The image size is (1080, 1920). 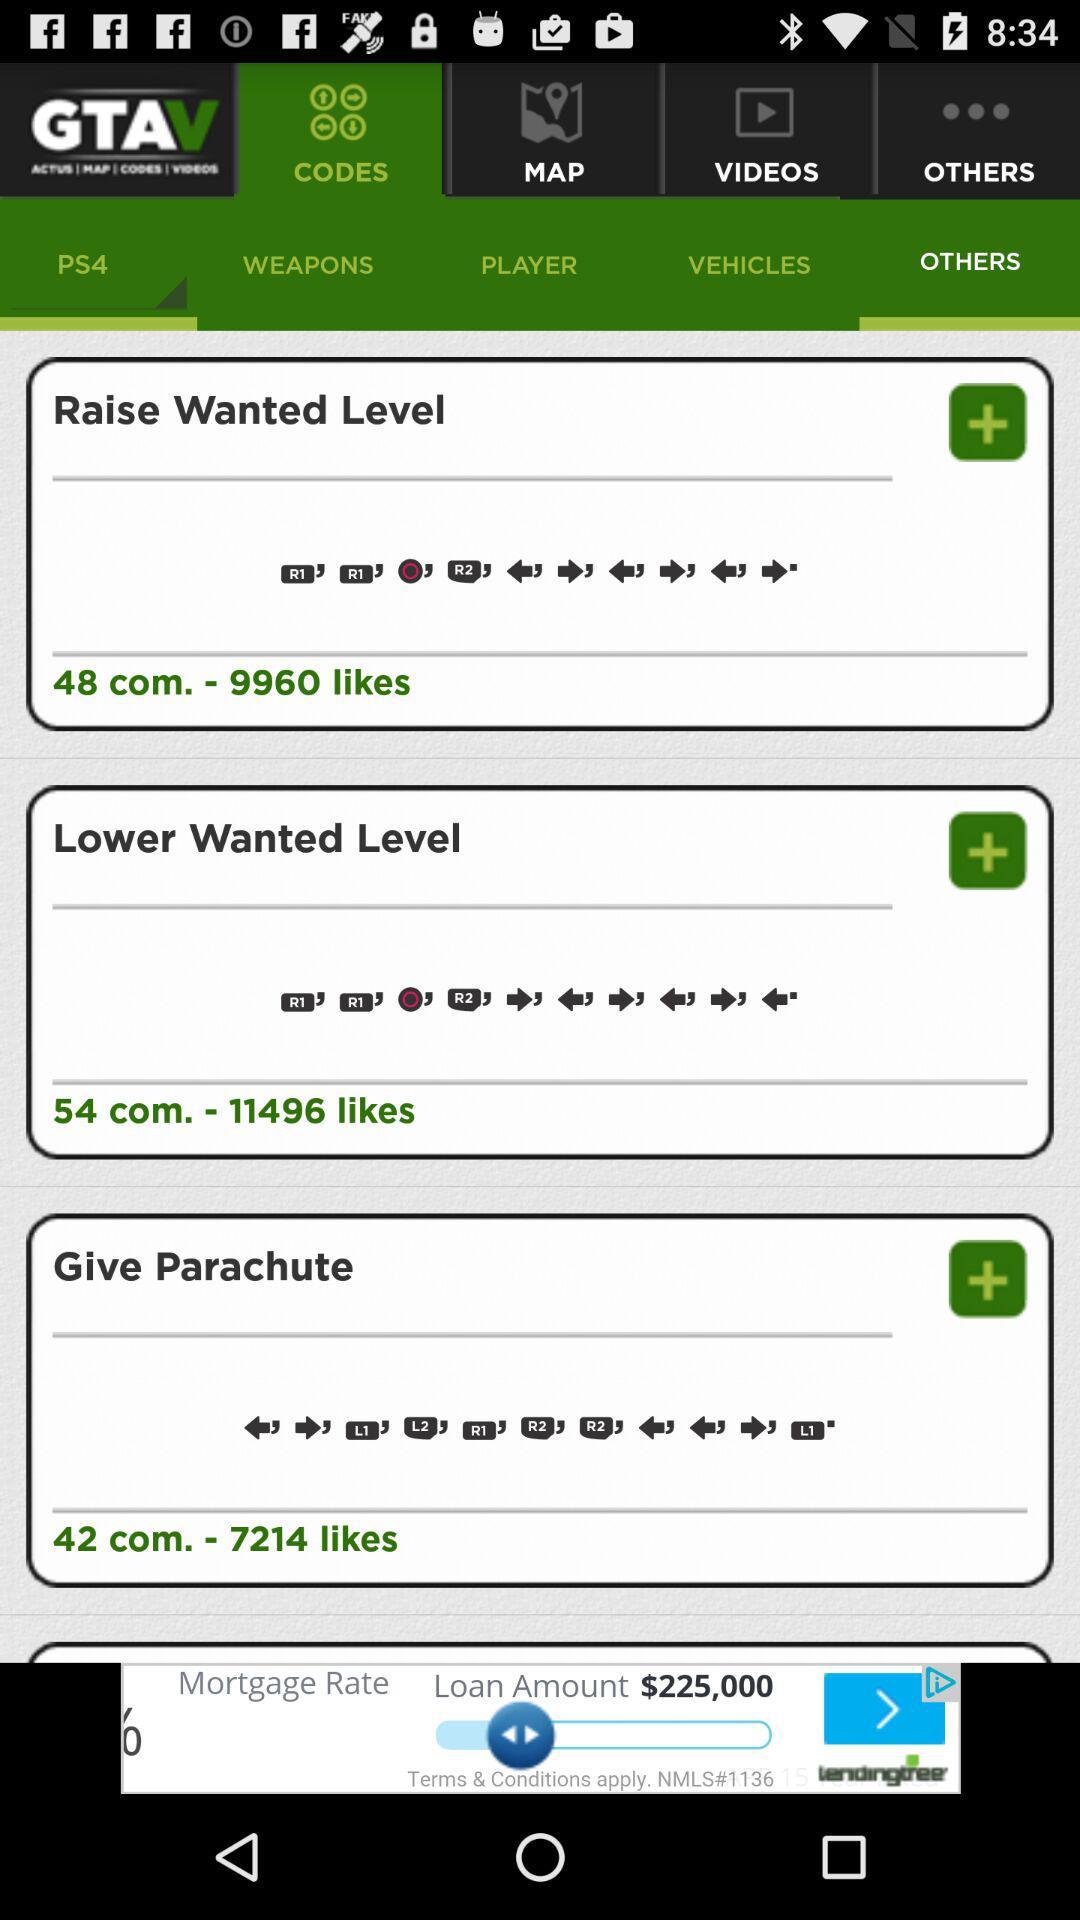 I want to click on gtav, so click(x=114, y=127).